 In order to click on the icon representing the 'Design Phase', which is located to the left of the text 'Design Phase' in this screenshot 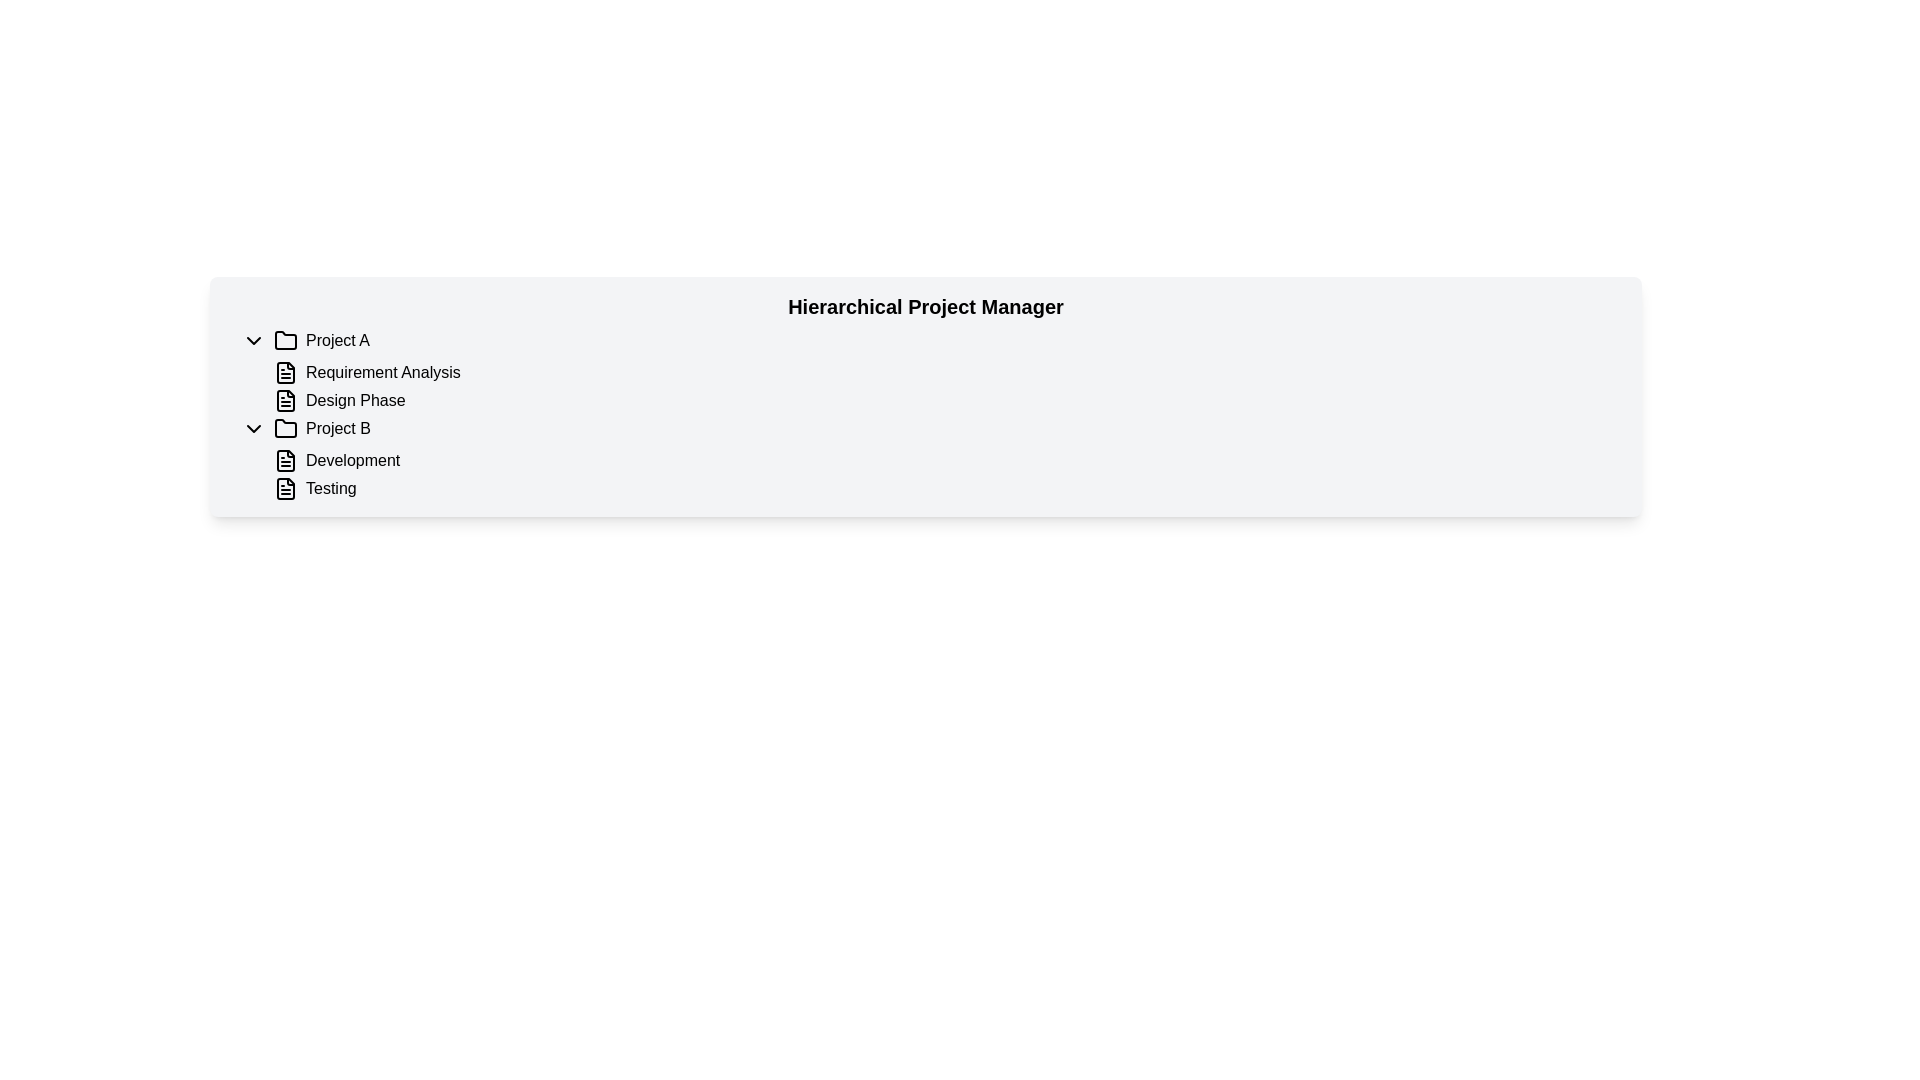, I will do `click(285, 401)`.